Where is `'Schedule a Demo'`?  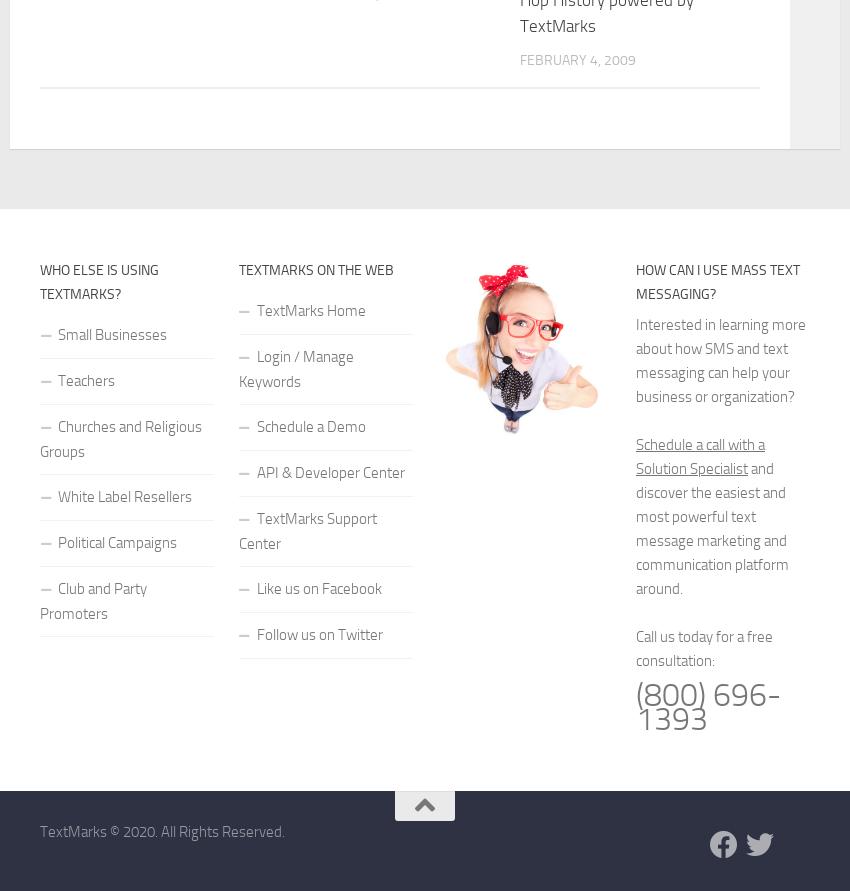 'Schedule a Demo' is located at coordinates (310, 426).